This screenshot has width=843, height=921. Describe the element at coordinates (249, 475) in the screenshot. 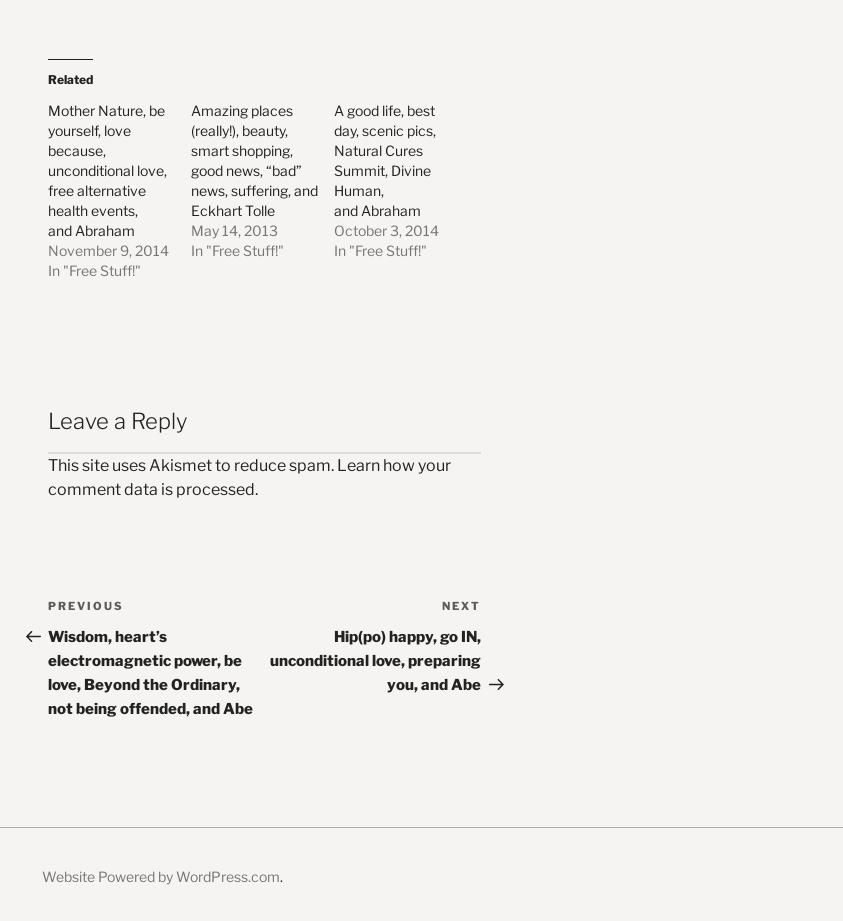

I see `'Learn how your comment data is processed'` at that location.